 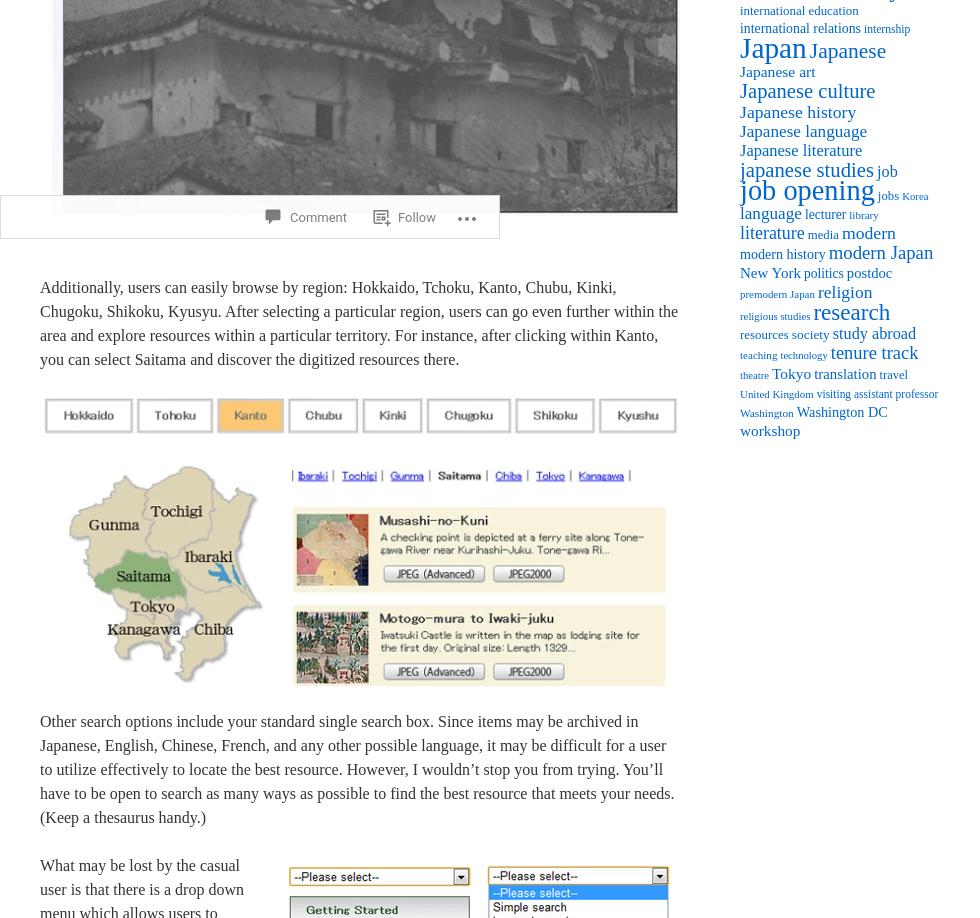 I want to click on 'technology', so click(x=779, y=355).